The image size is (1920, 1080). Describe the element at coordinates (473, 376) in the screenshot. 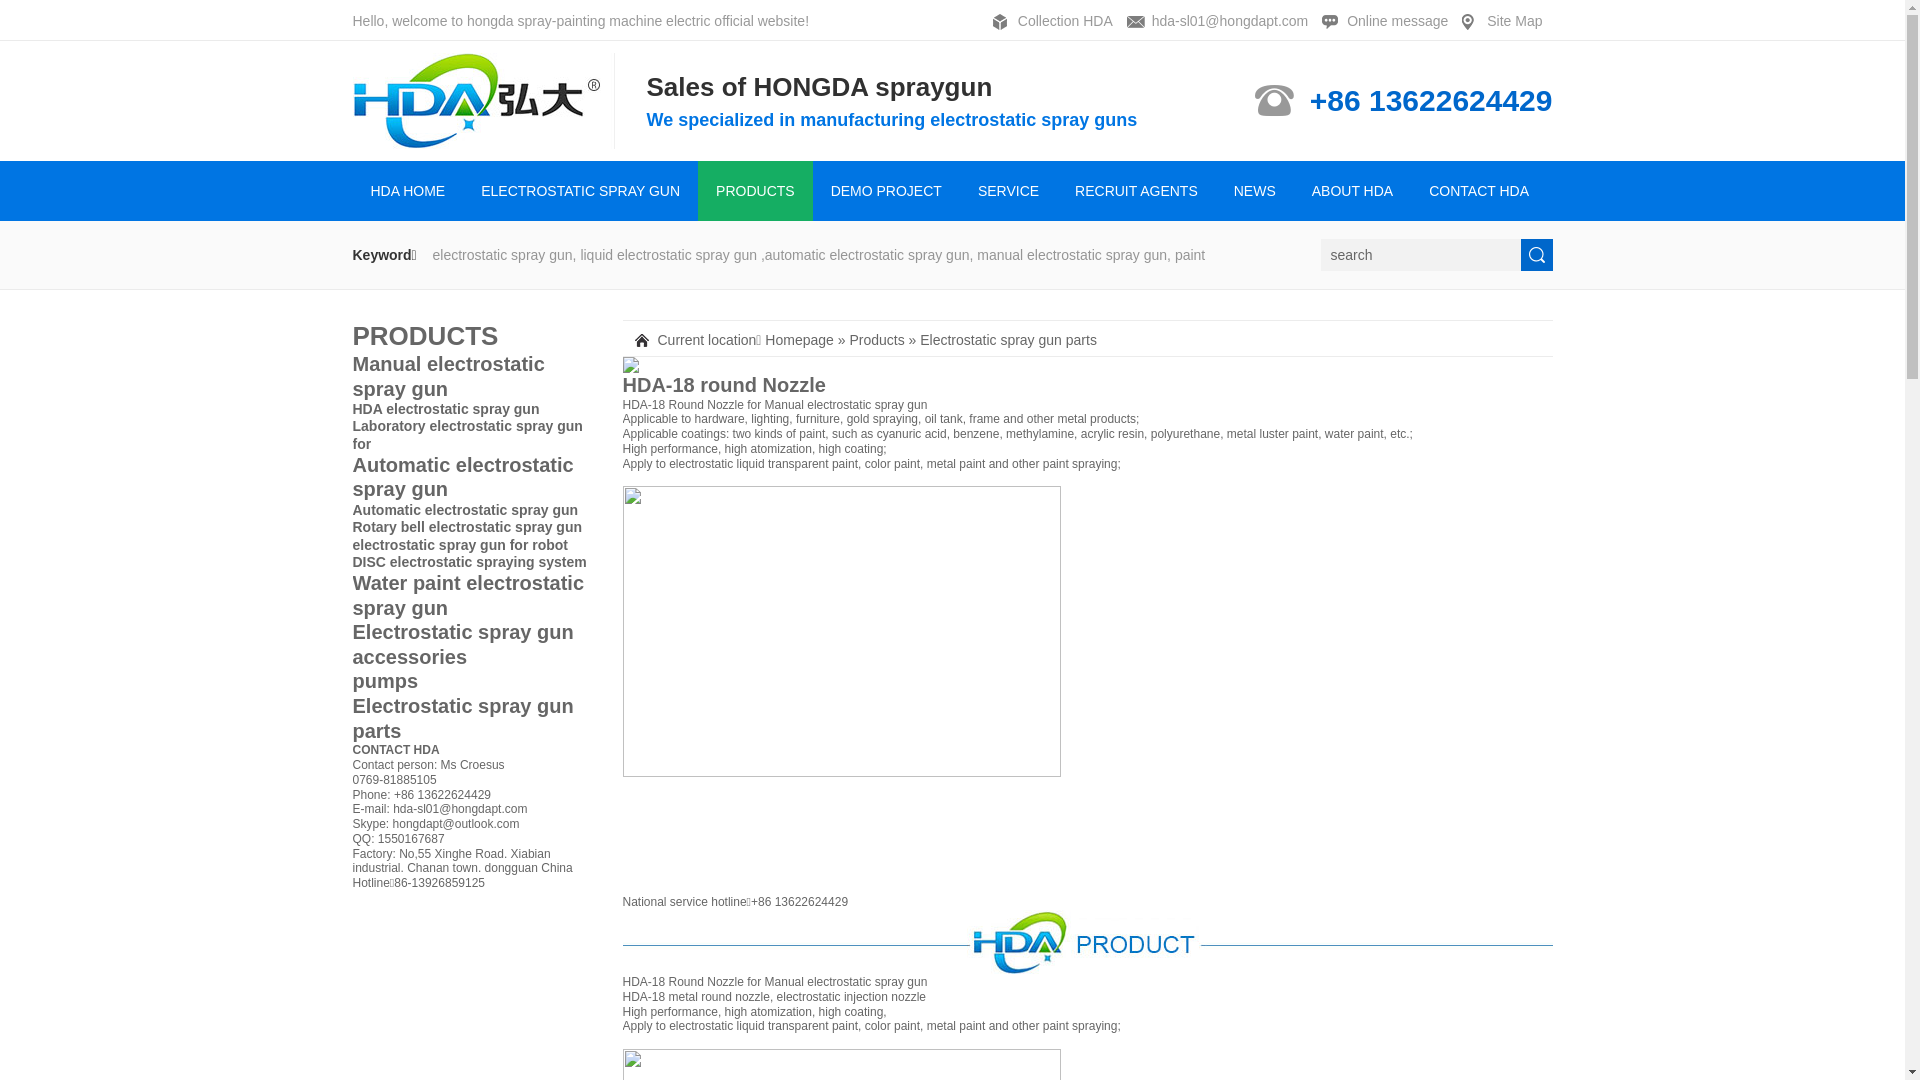

I see `'Manual electrostatic spray gun'` at that location.